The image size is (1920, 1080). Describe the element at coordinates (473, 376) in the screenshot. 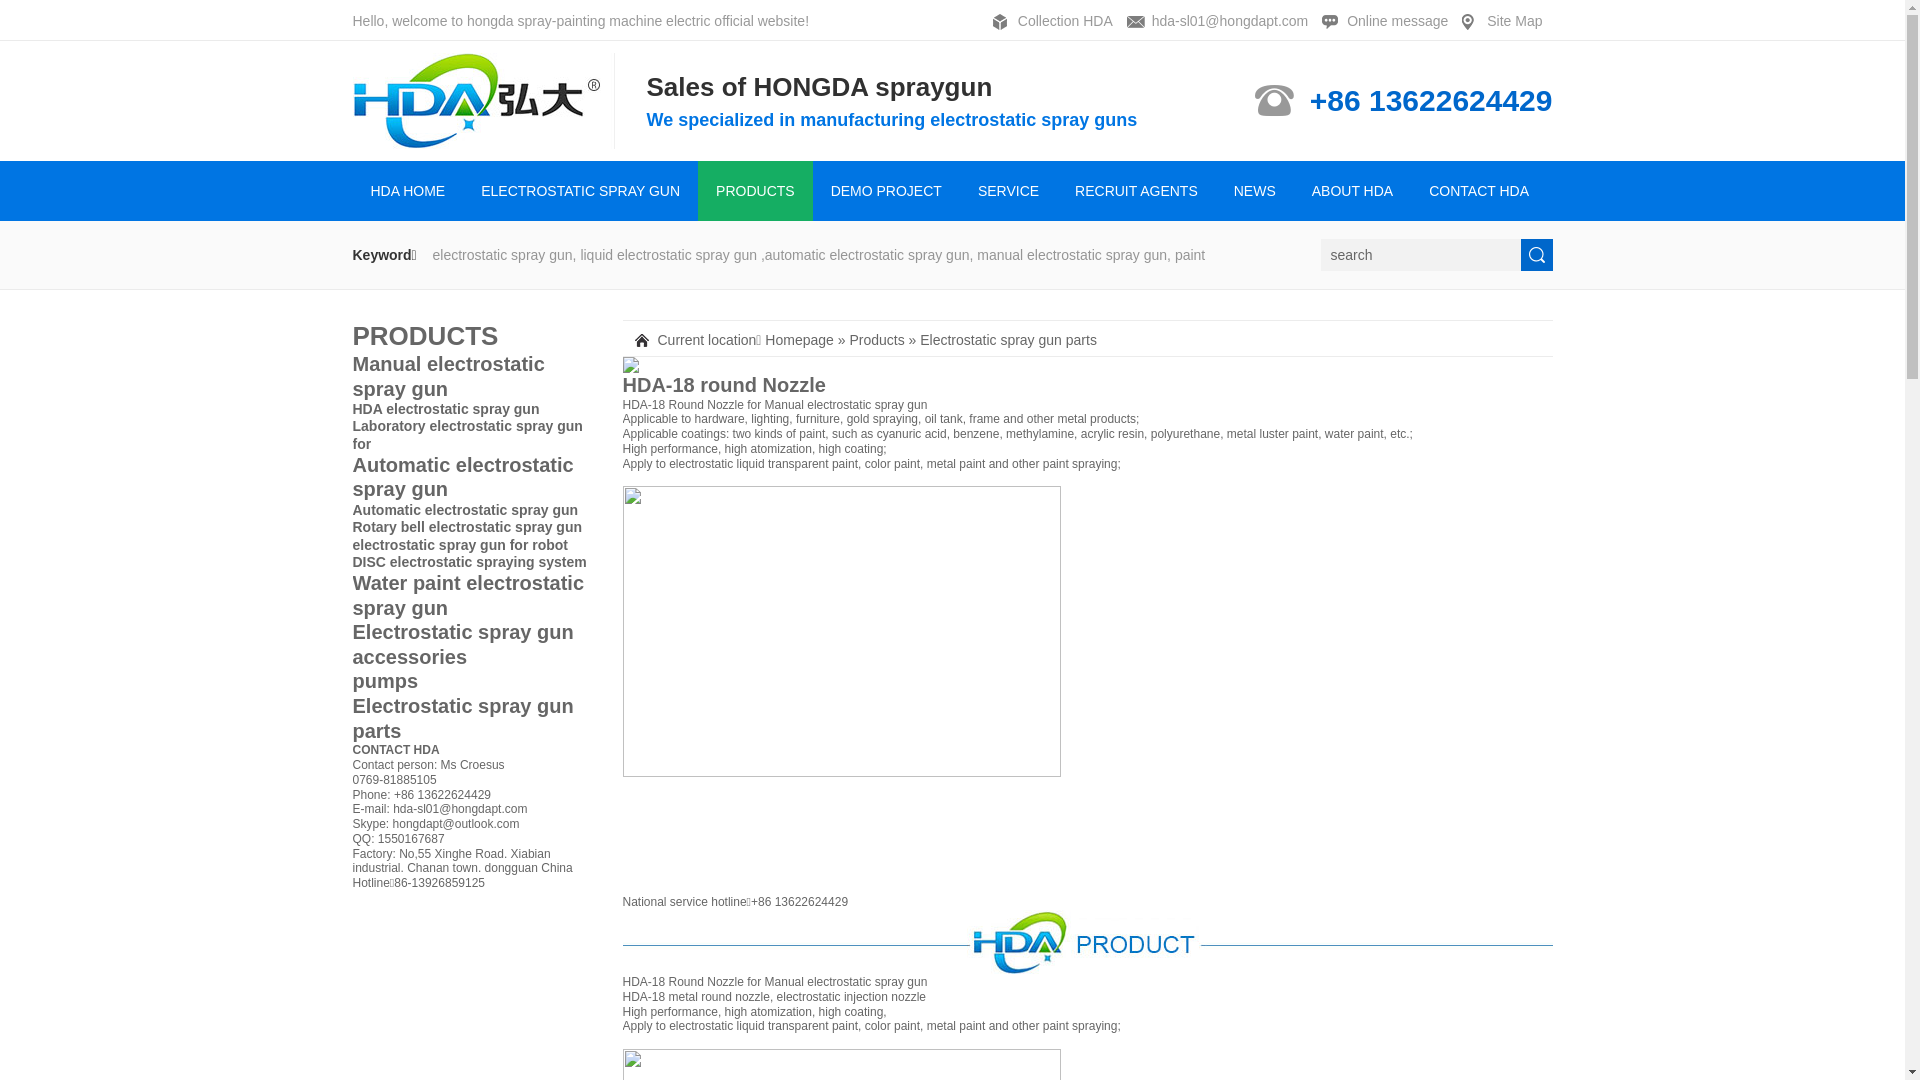

I see `'Manual electrostatic spray gun'` at that location.